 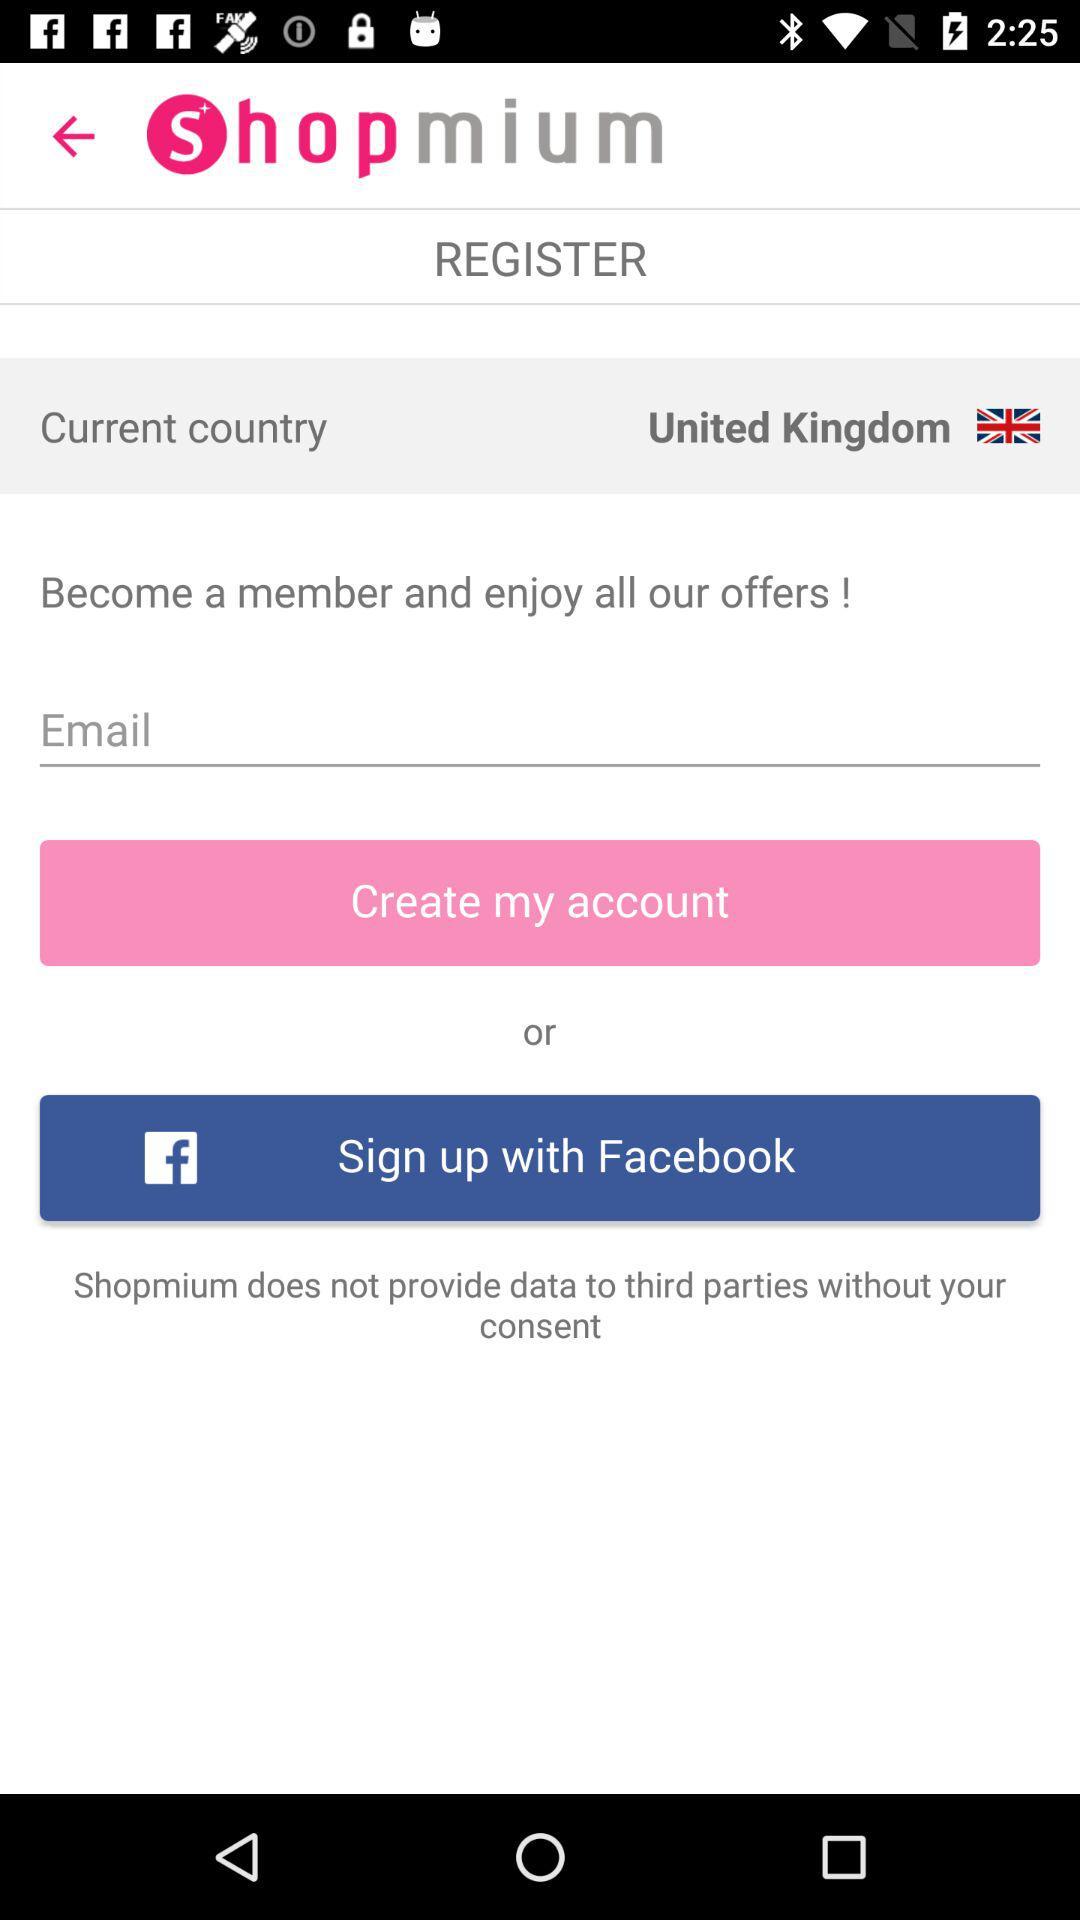 I want to click on icon above register, so click(x=72, y=135).